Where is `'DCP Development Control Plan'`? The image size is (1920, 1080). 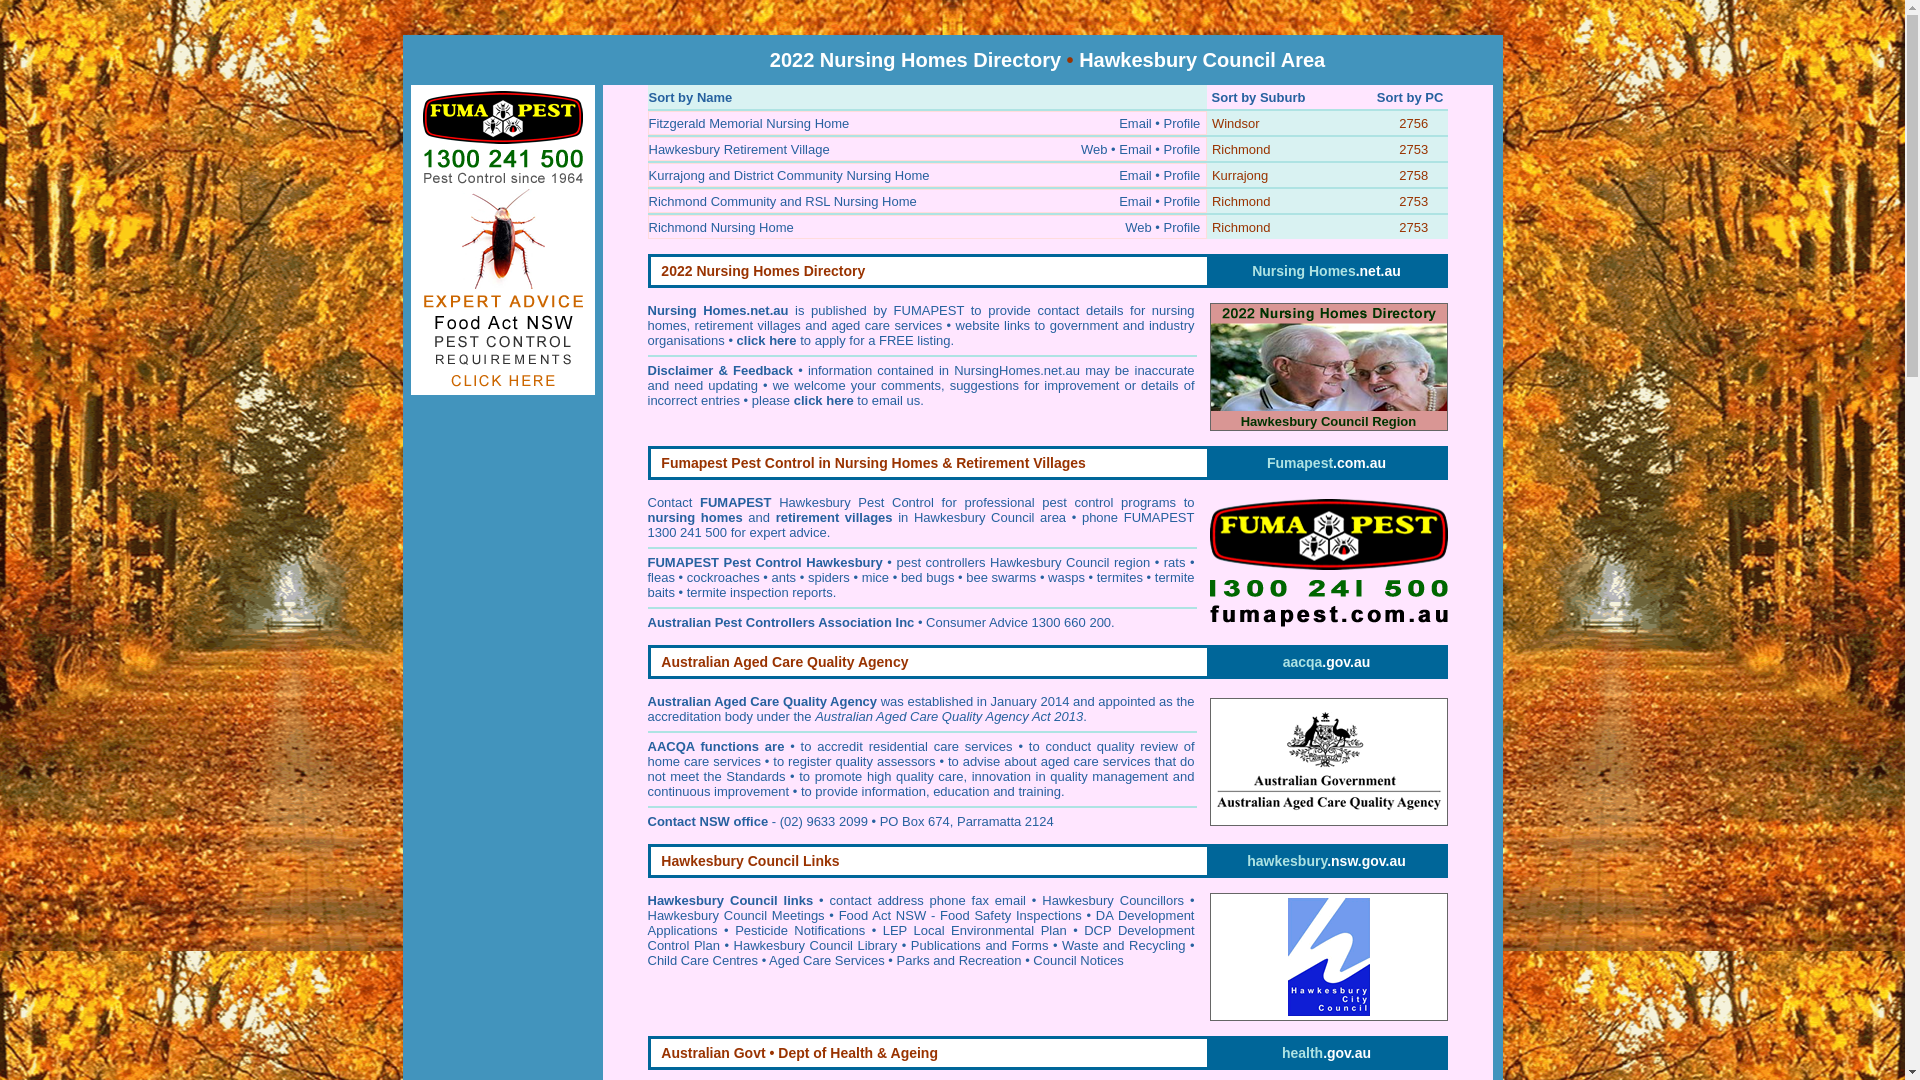
'DCP Development Control Plan' is located at coordinates (920, 937).